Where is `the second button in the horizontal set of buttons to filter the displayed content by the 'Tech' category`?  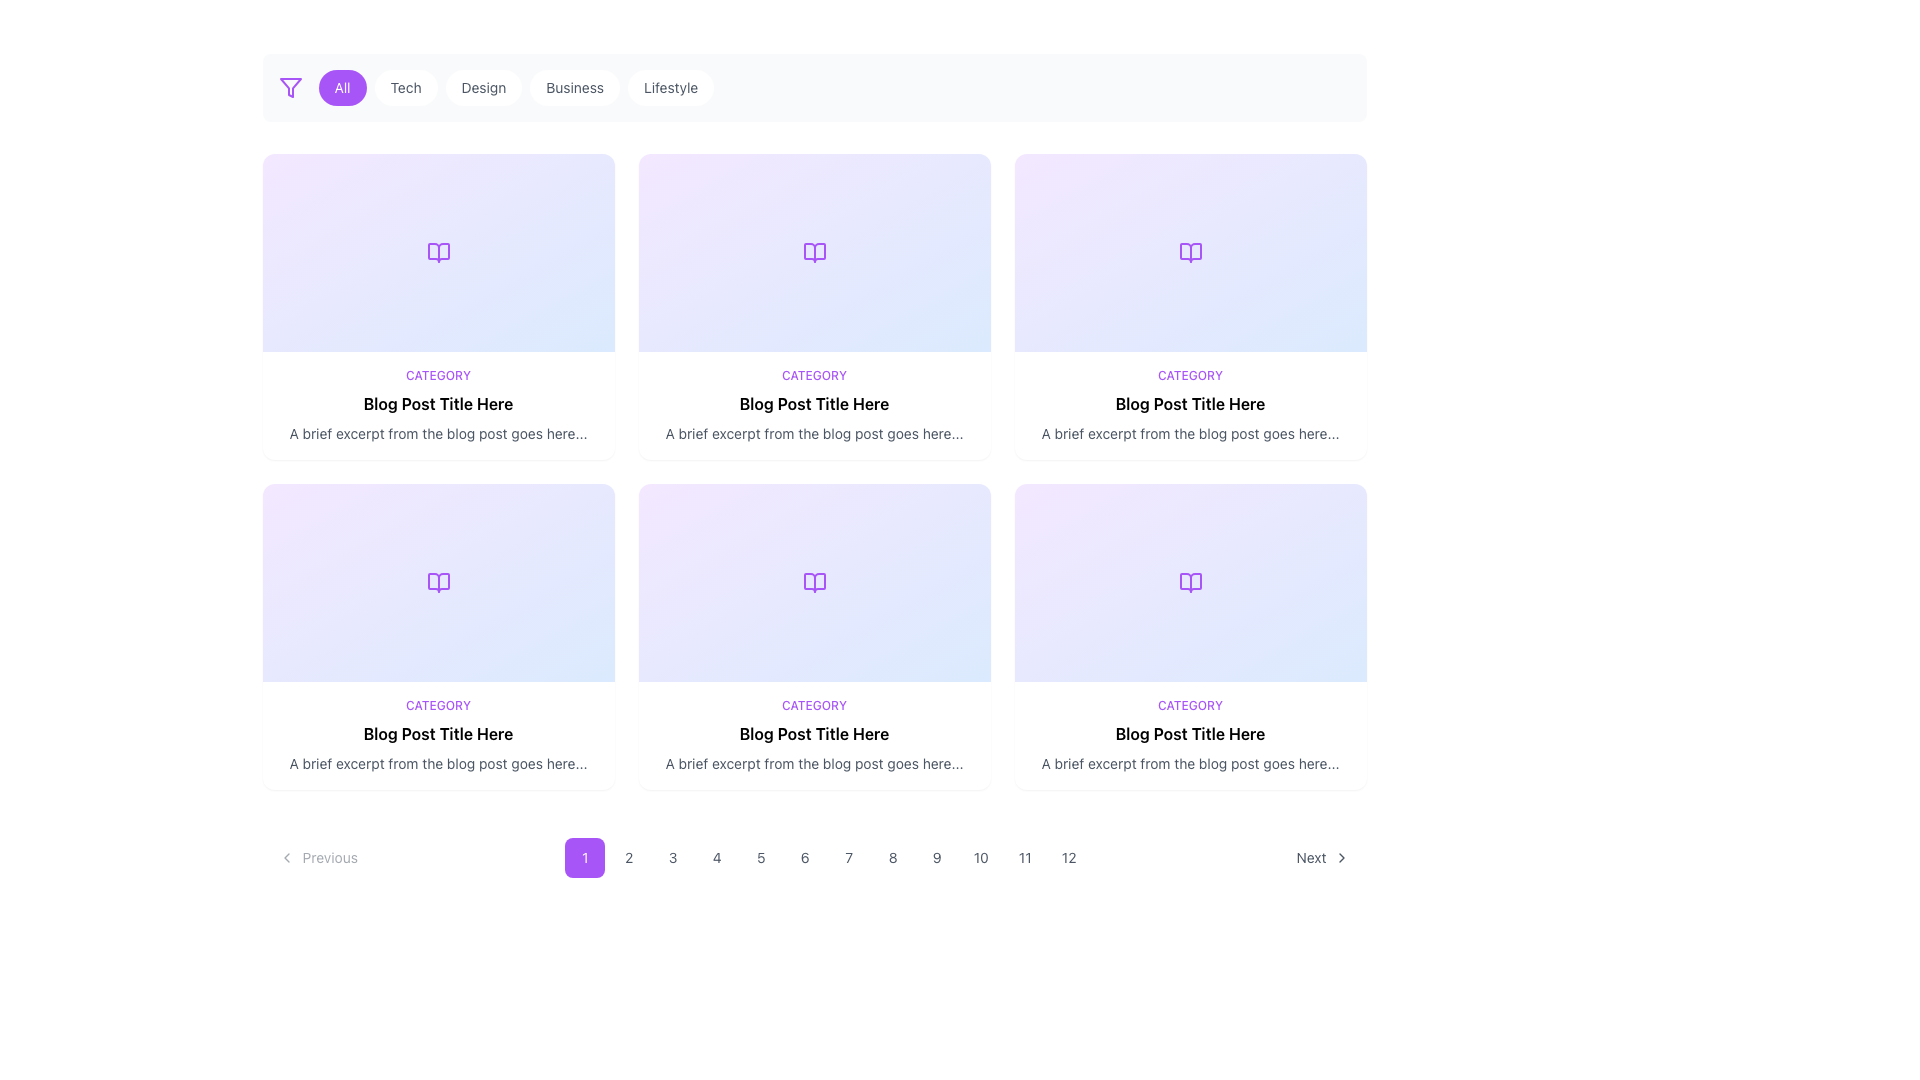
the second button in the horizontal set of buttons to filter the displayed content by the 'Tech' category is located at coordinates (405, 87).